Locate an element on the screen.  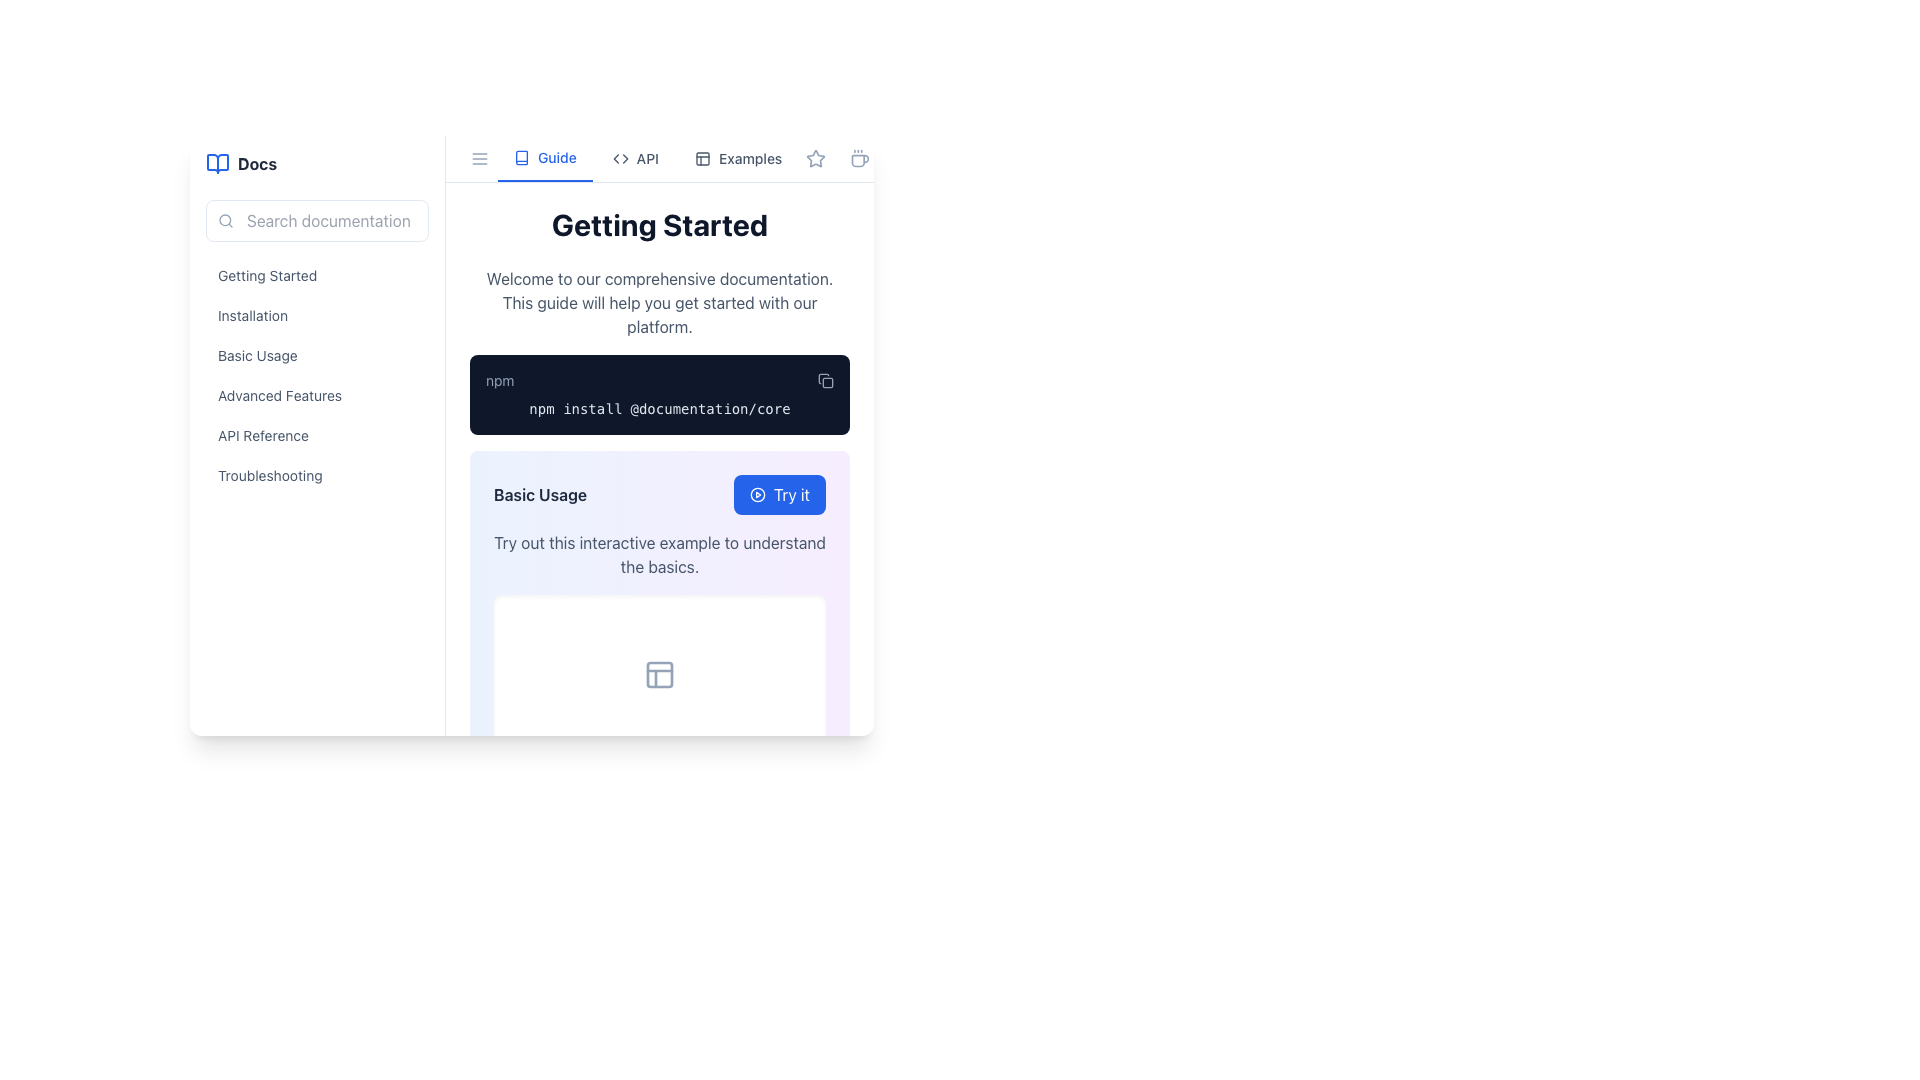
the static text element that contains the paragraph 'Welcome to our comprehensive documentation. This guide will help you get started with our platform.' located below the section title 'Getting Started' is located at coordinates (660, 303).